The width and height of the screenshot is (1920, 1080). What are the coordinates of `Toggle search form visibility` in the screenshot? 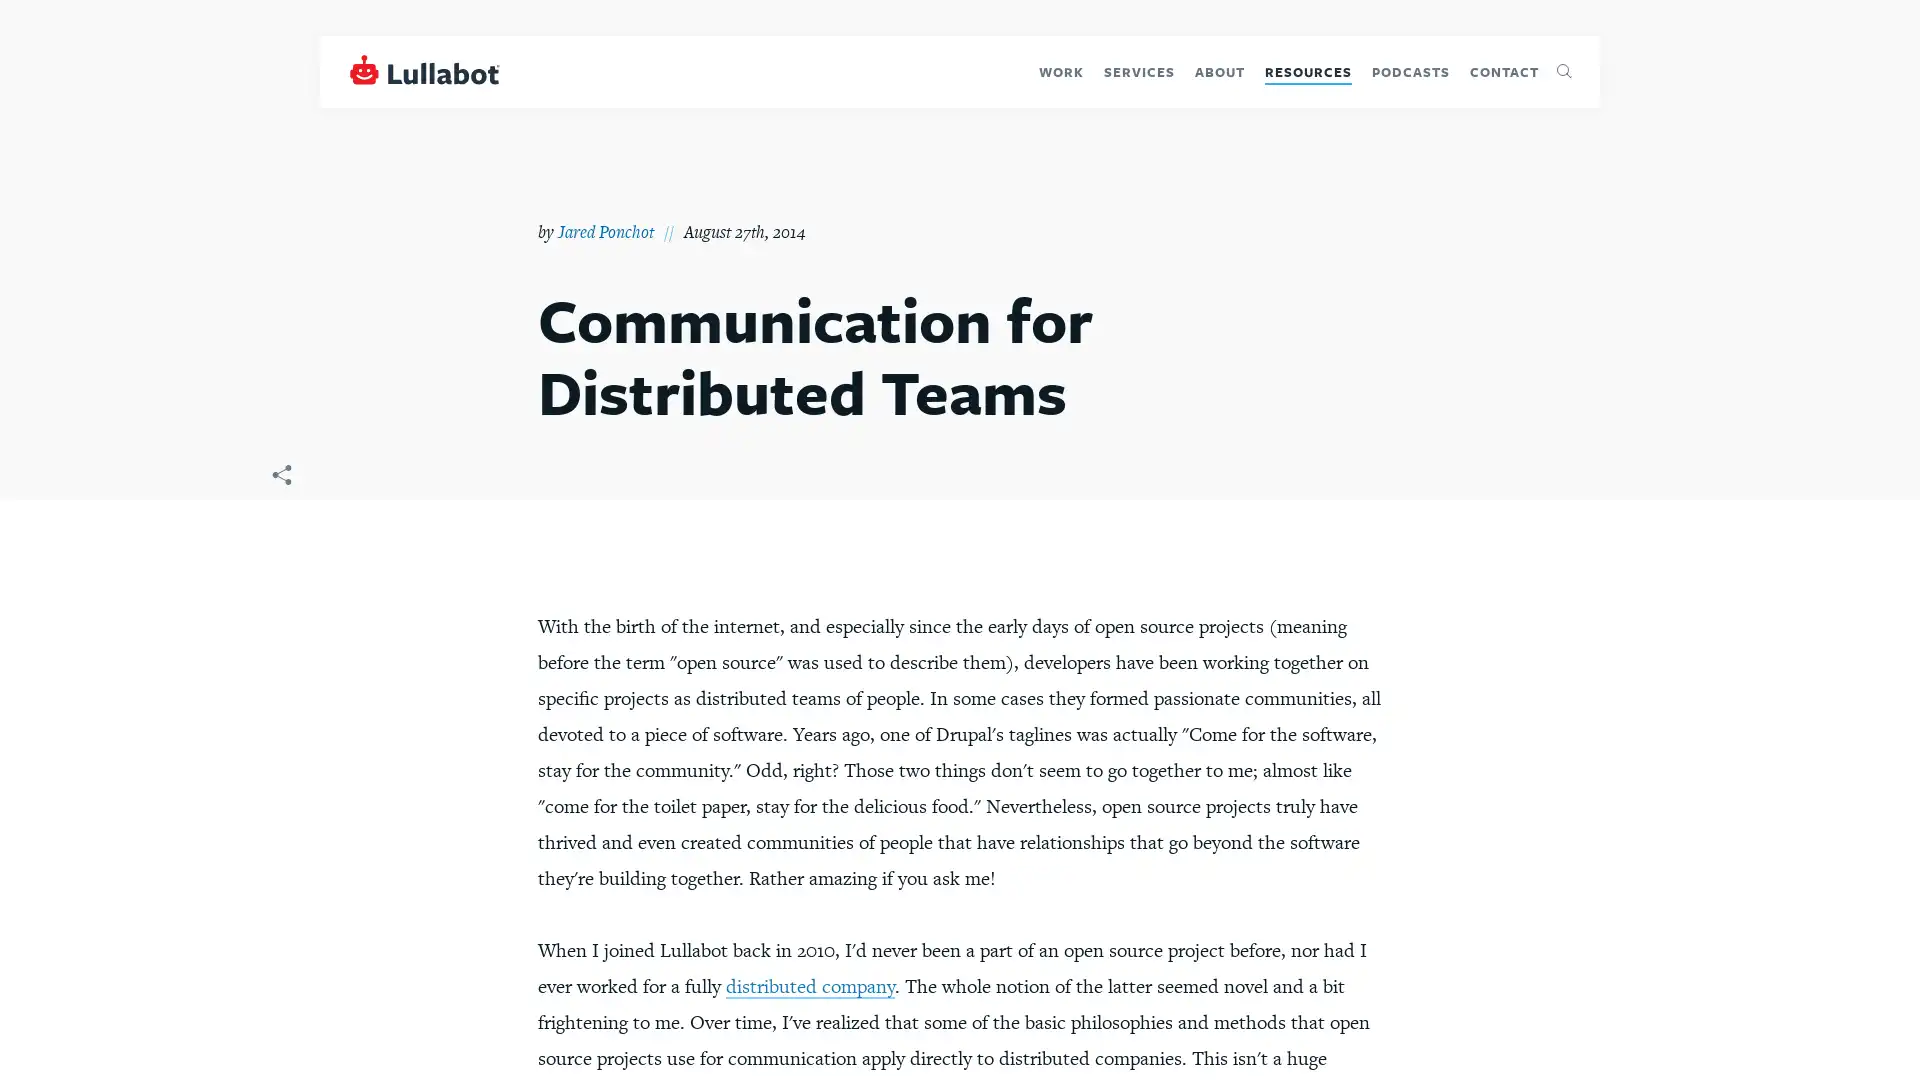 It's located at (1563, 71).